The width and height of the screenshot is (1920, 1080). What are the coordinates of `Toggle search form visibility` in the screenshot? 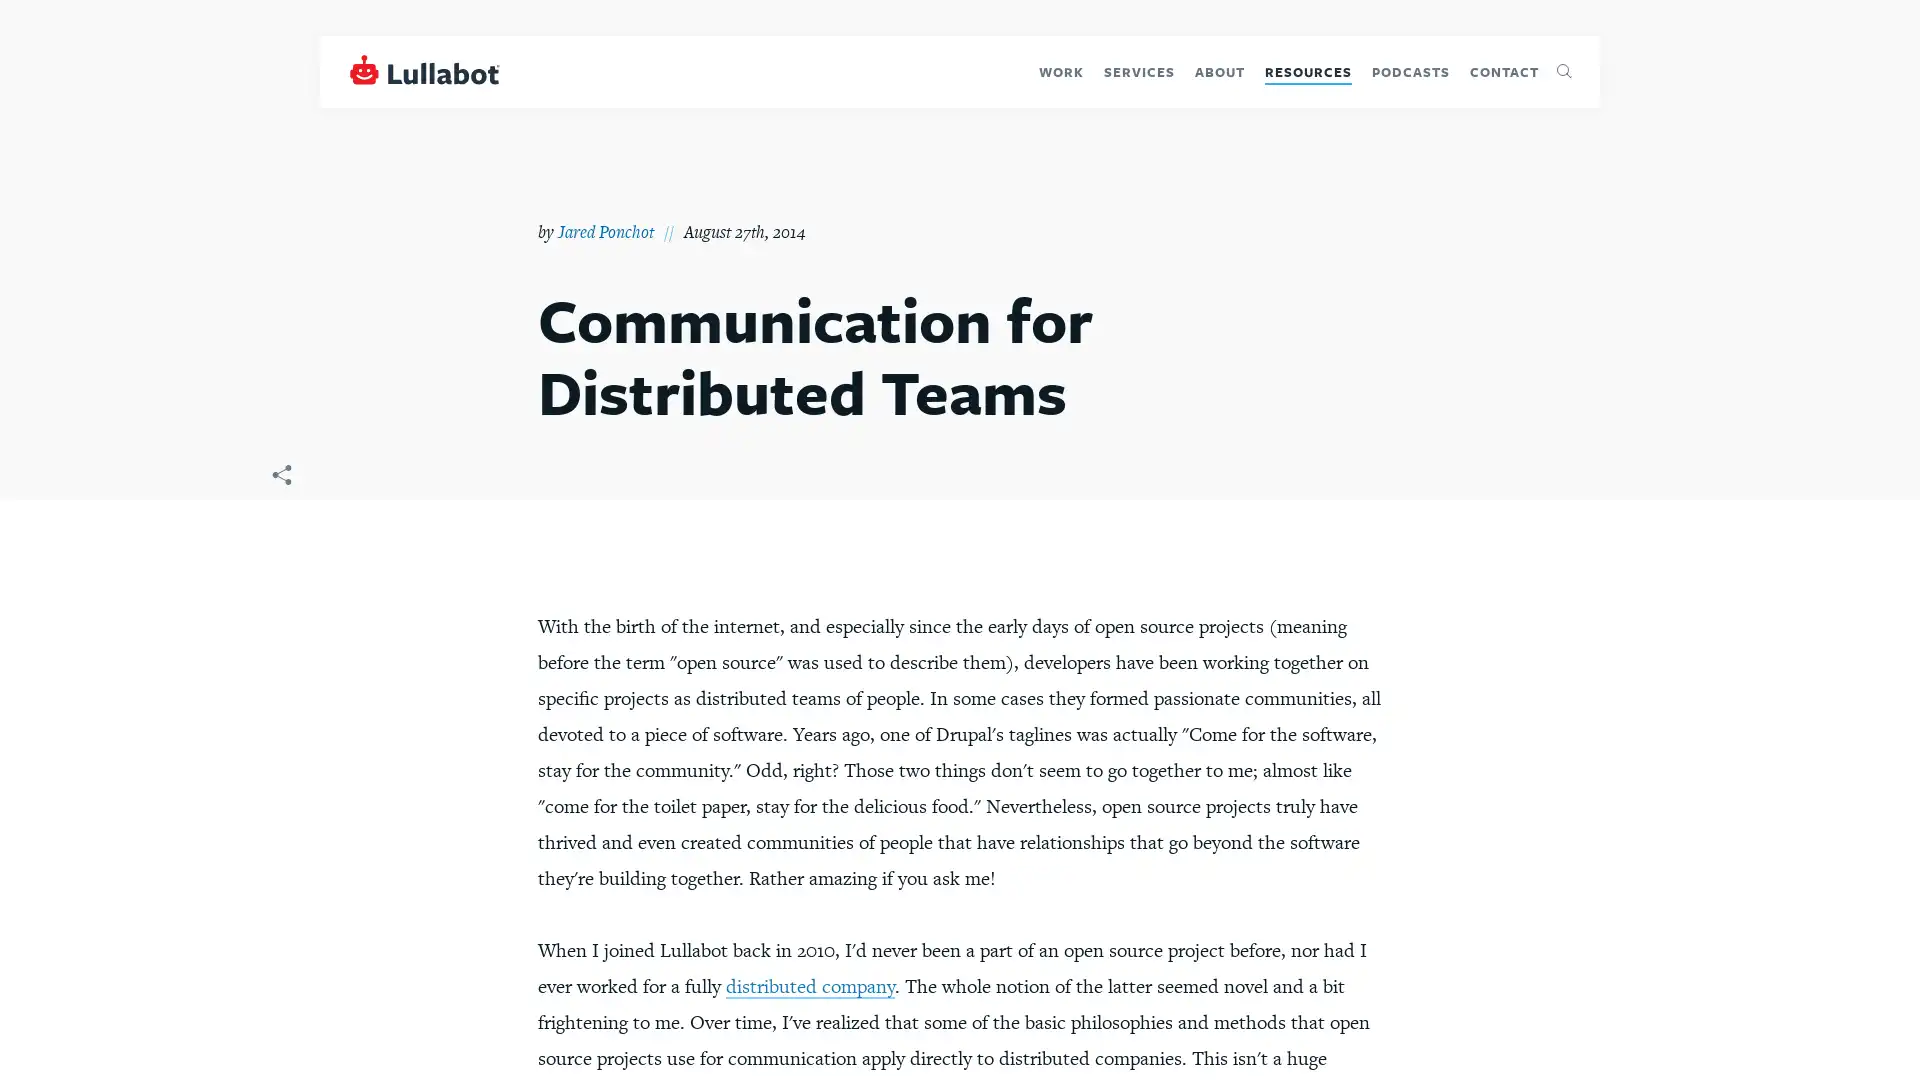 It's located at (1563, 71).